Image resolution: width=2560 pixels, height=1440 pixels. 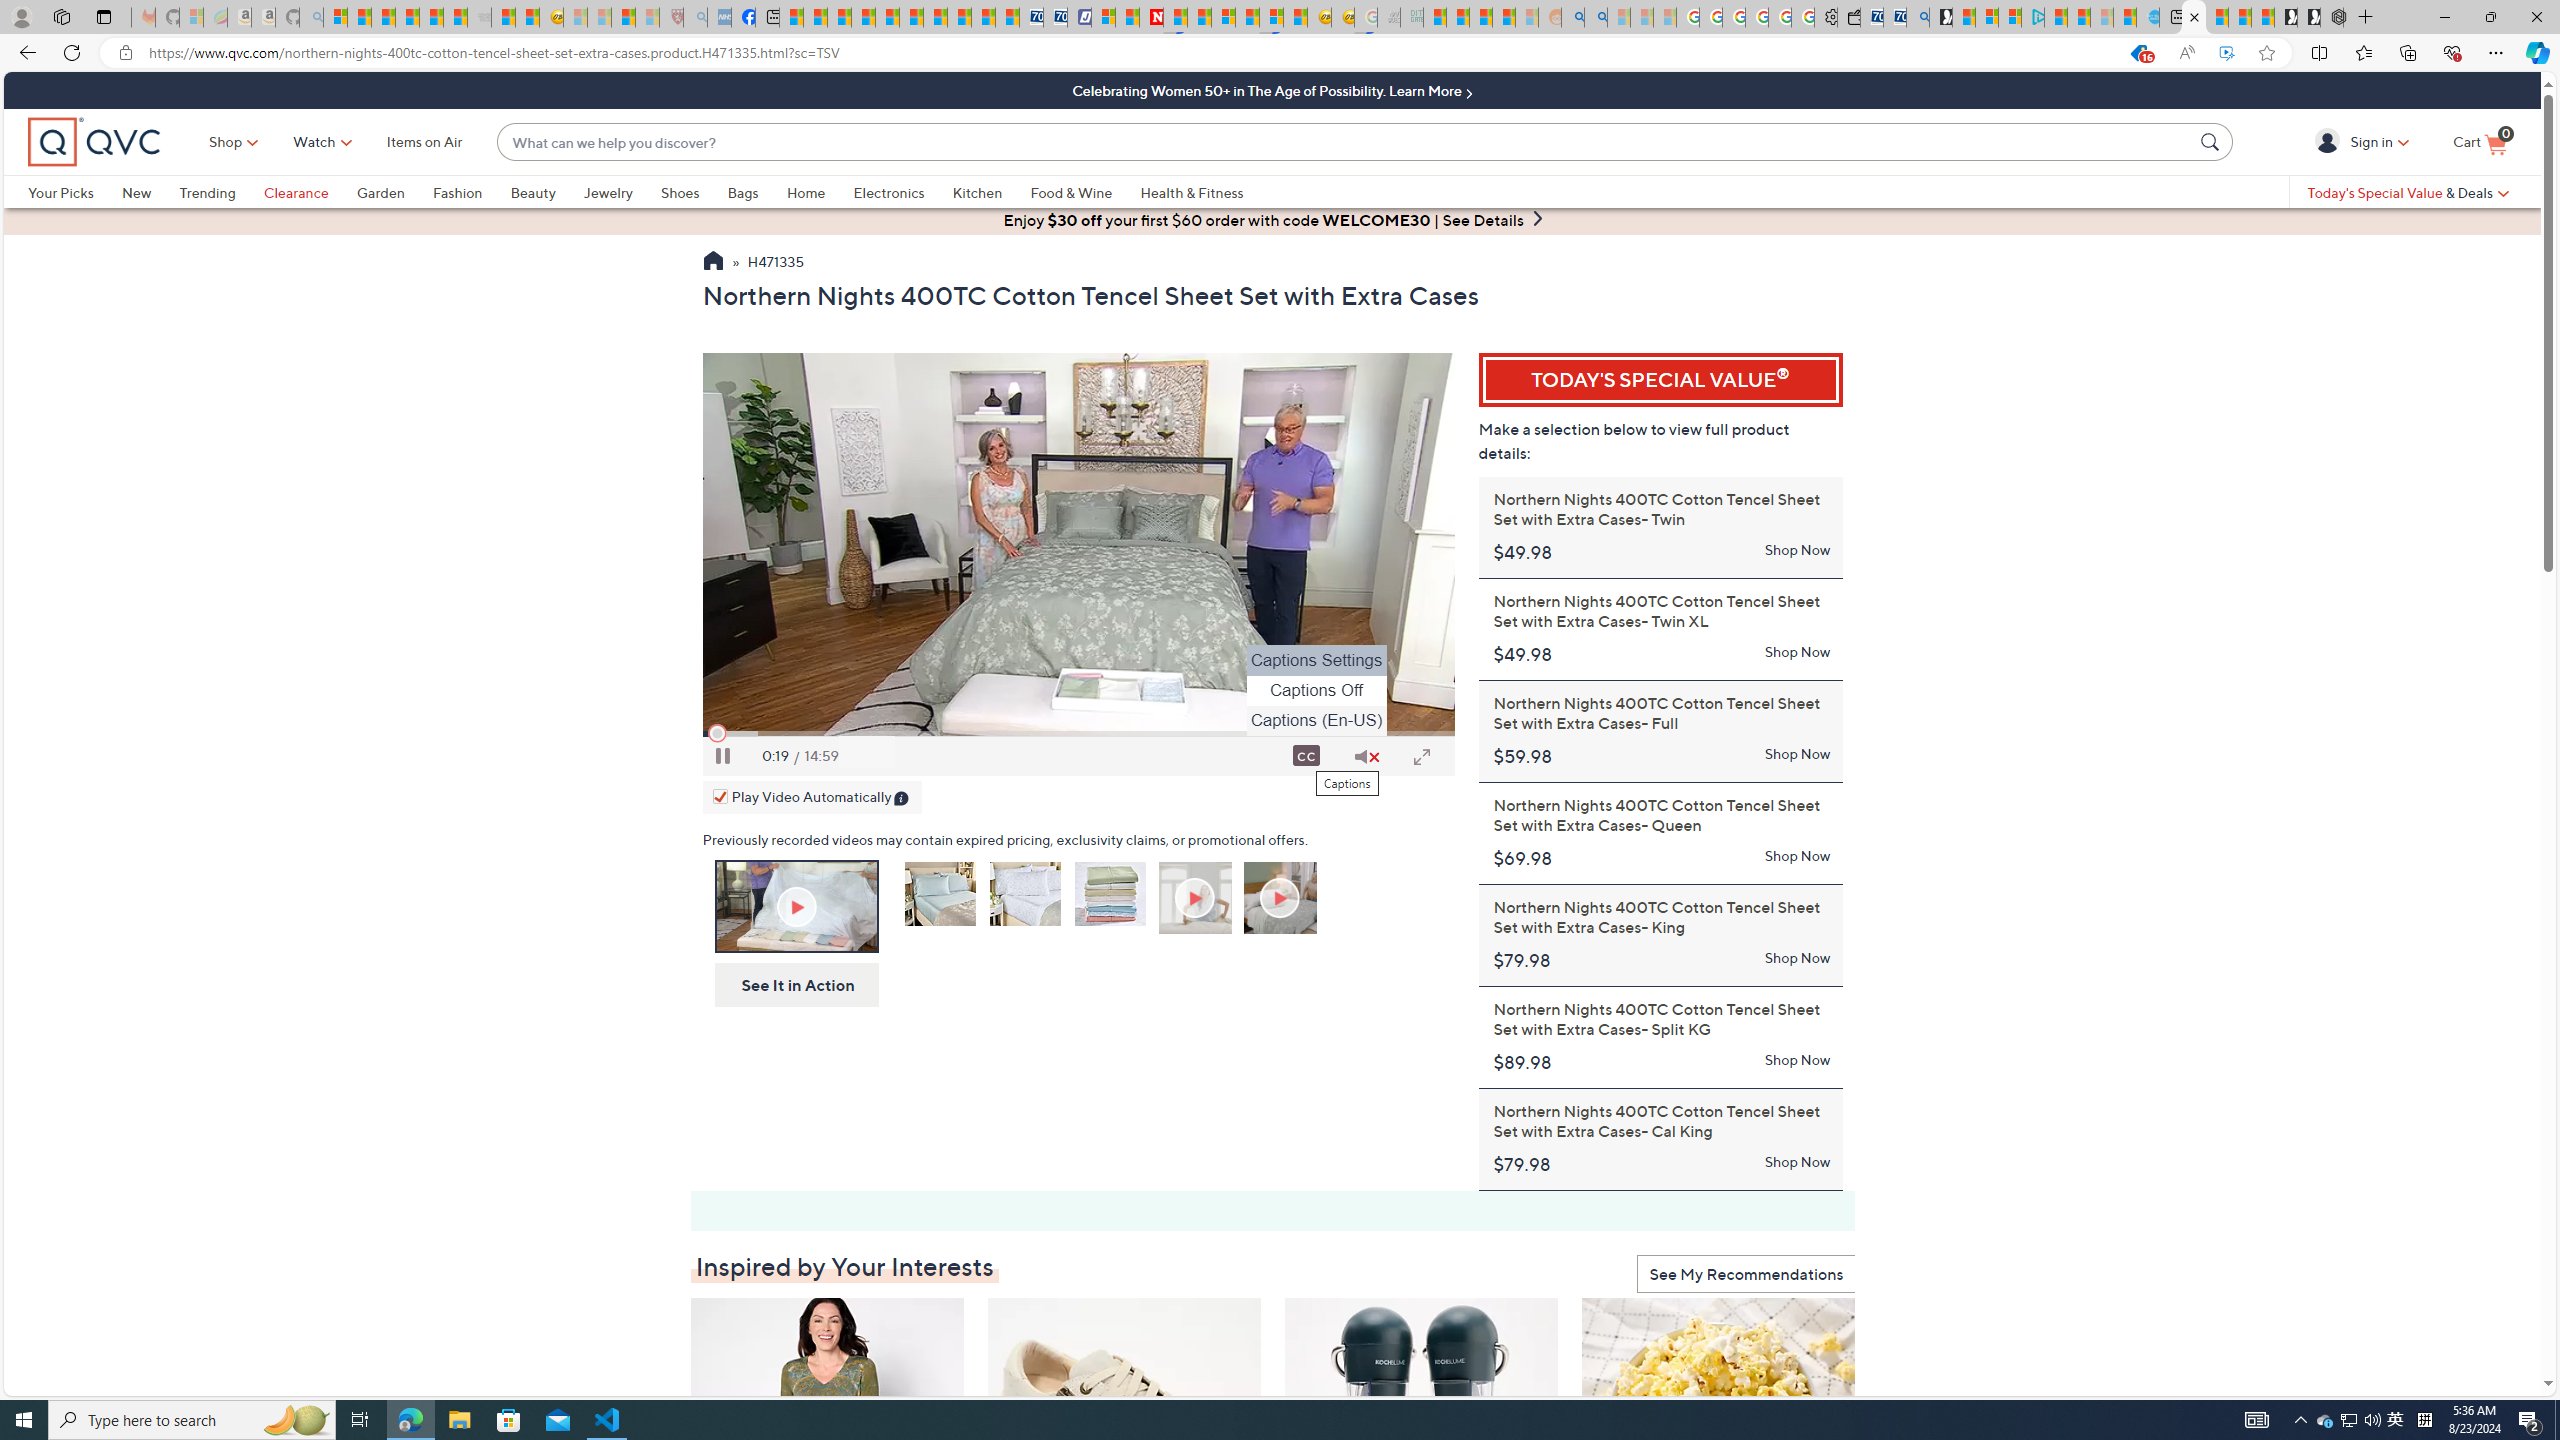 What do you see at coordinates (93, 141) in the screenshot?
I see `'QVC home'` at bounding box center [93, 141].